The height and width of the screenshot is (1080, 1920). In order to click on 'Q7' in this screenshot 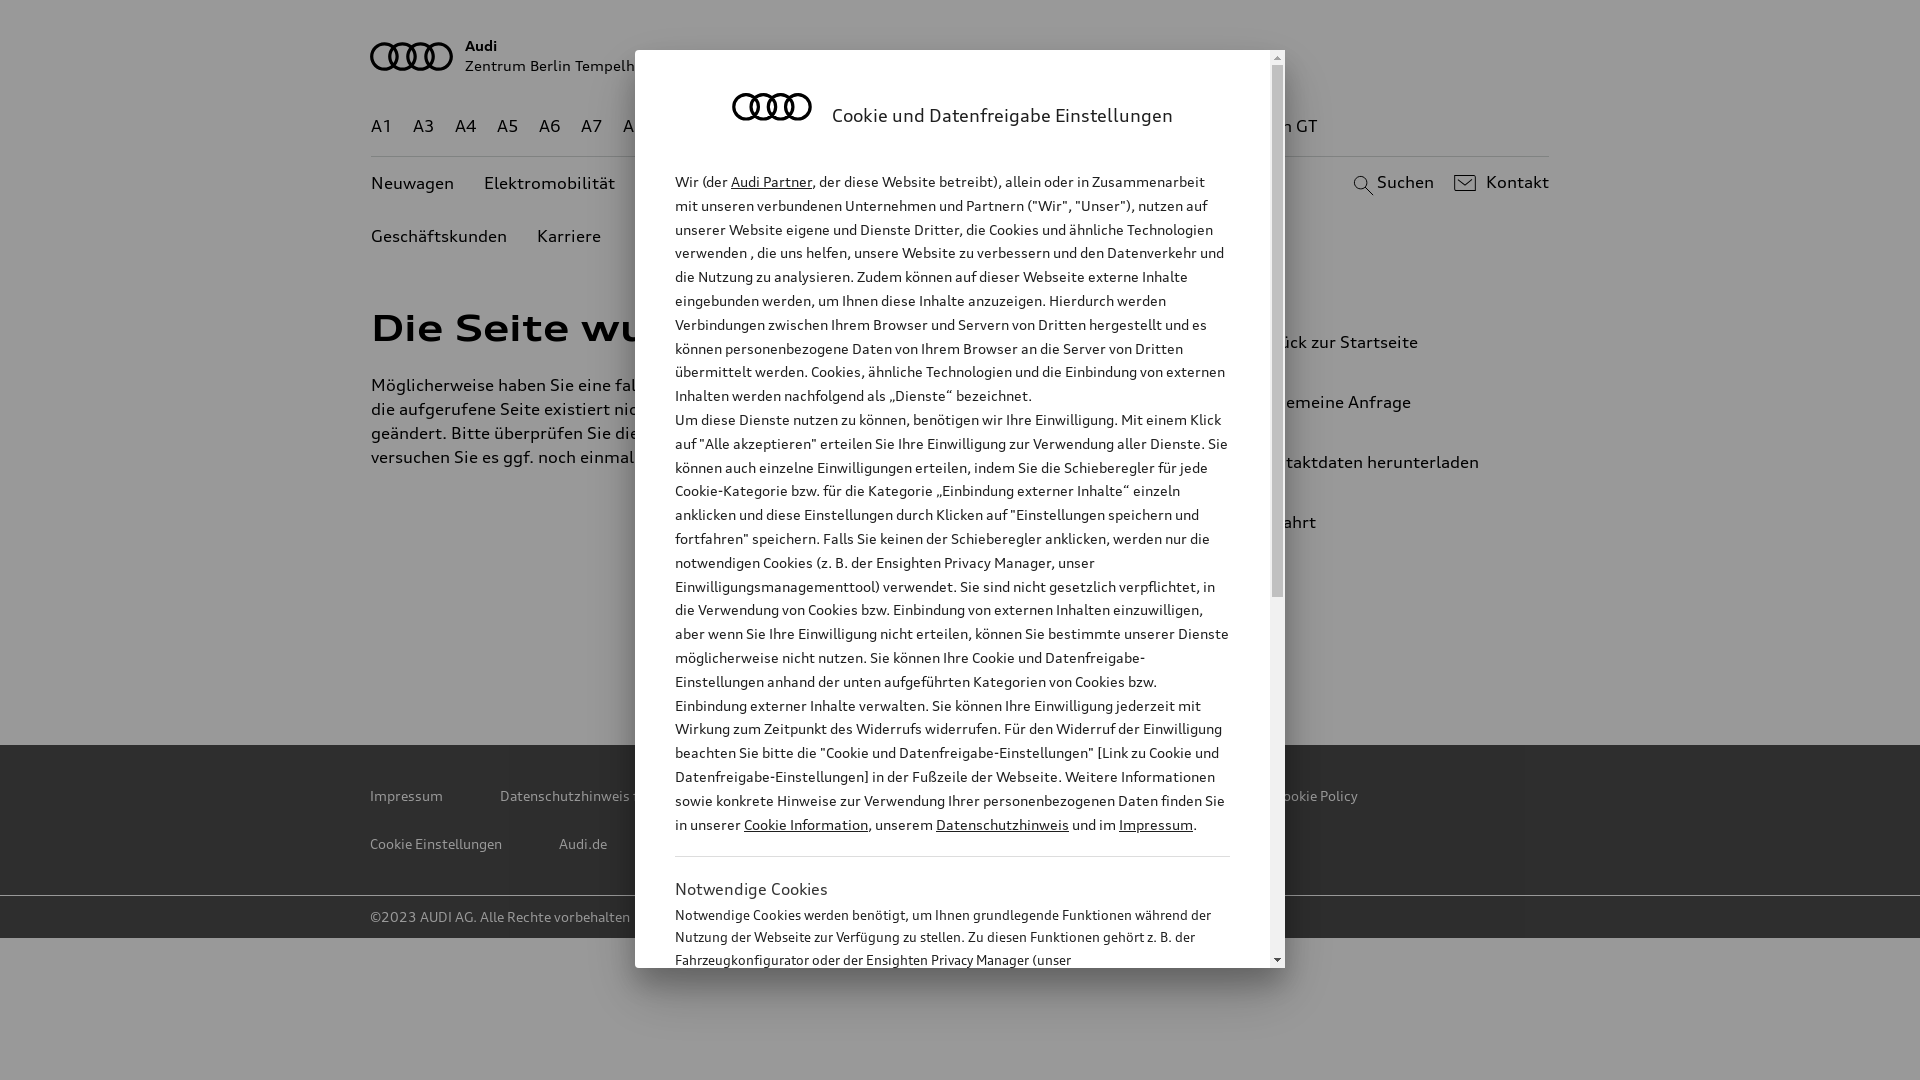, I will do `click(900, 126)`.